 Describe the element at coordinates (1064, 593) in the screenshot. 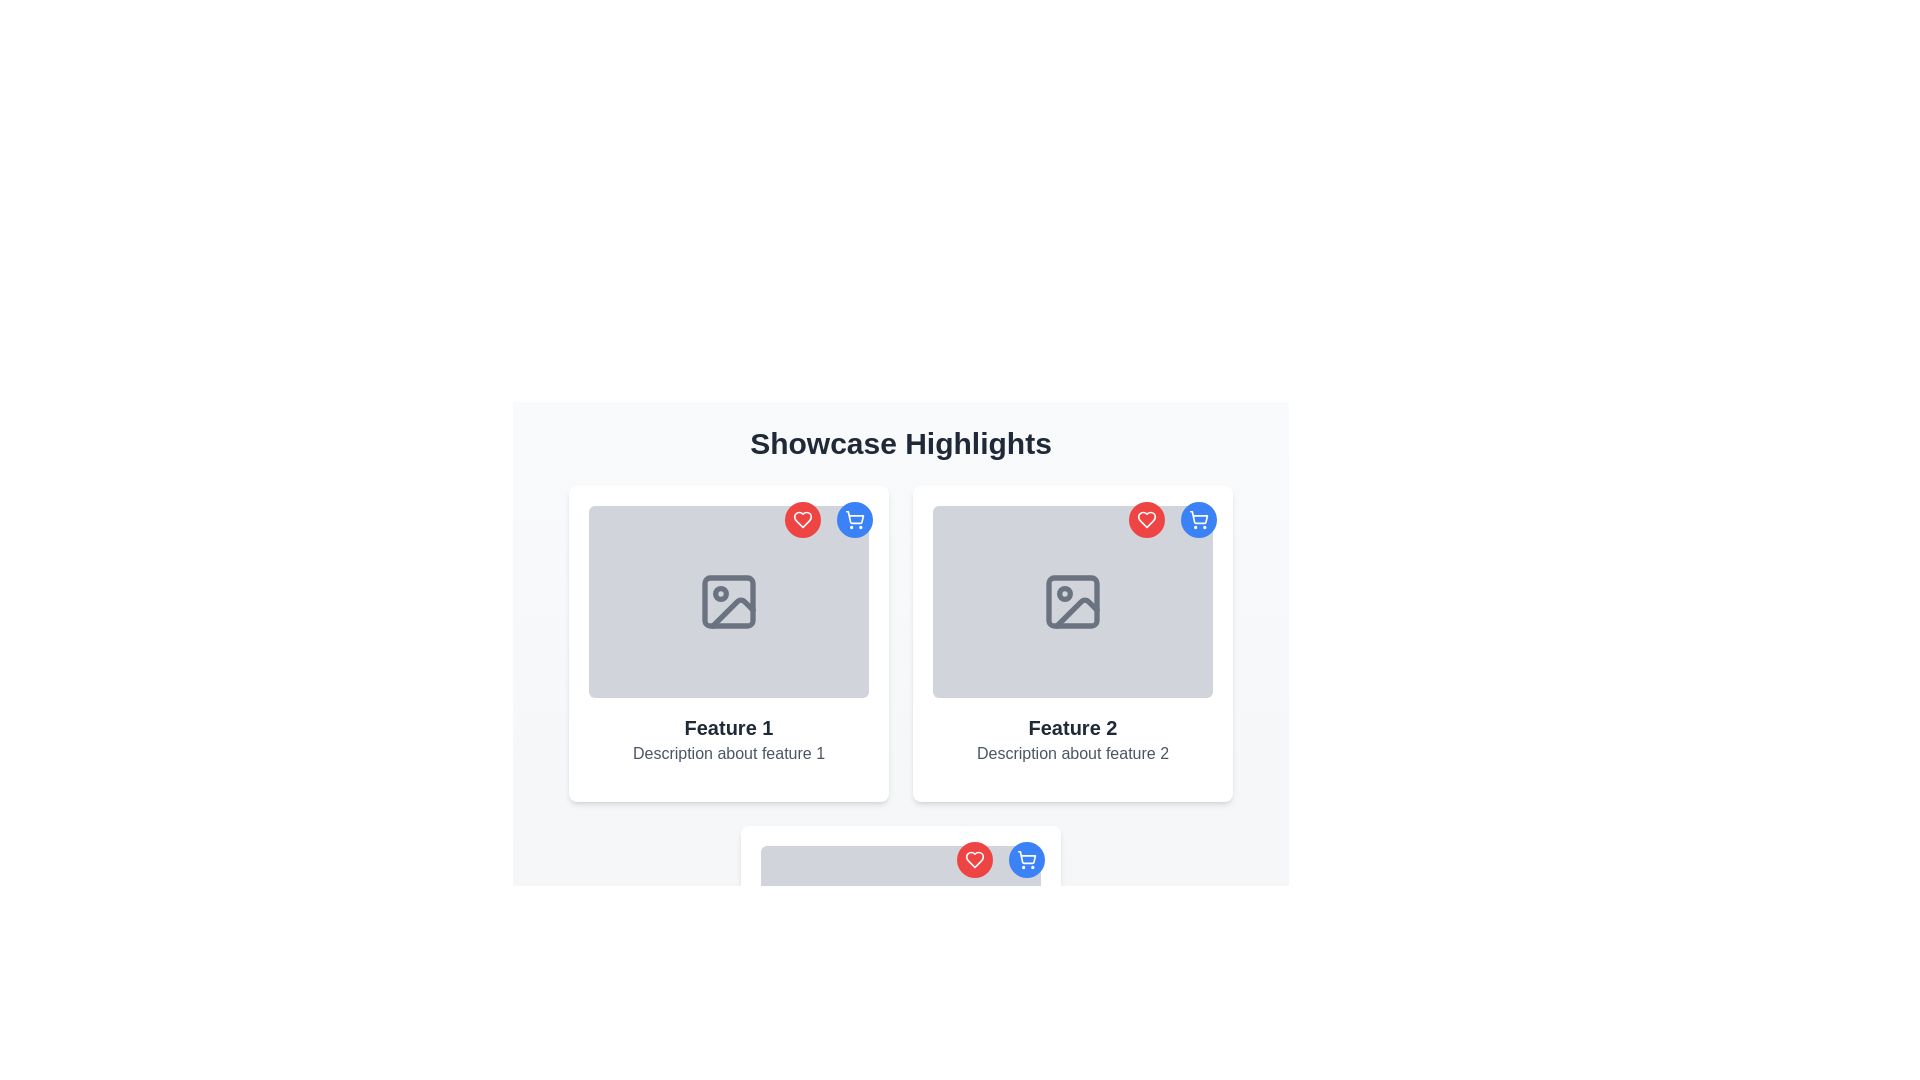

I see `the circular indicator located in the 'Feature 2' card, which is the second card under the 'Showcase Highlights' section, centrally placed within the picture graphic` at that location.